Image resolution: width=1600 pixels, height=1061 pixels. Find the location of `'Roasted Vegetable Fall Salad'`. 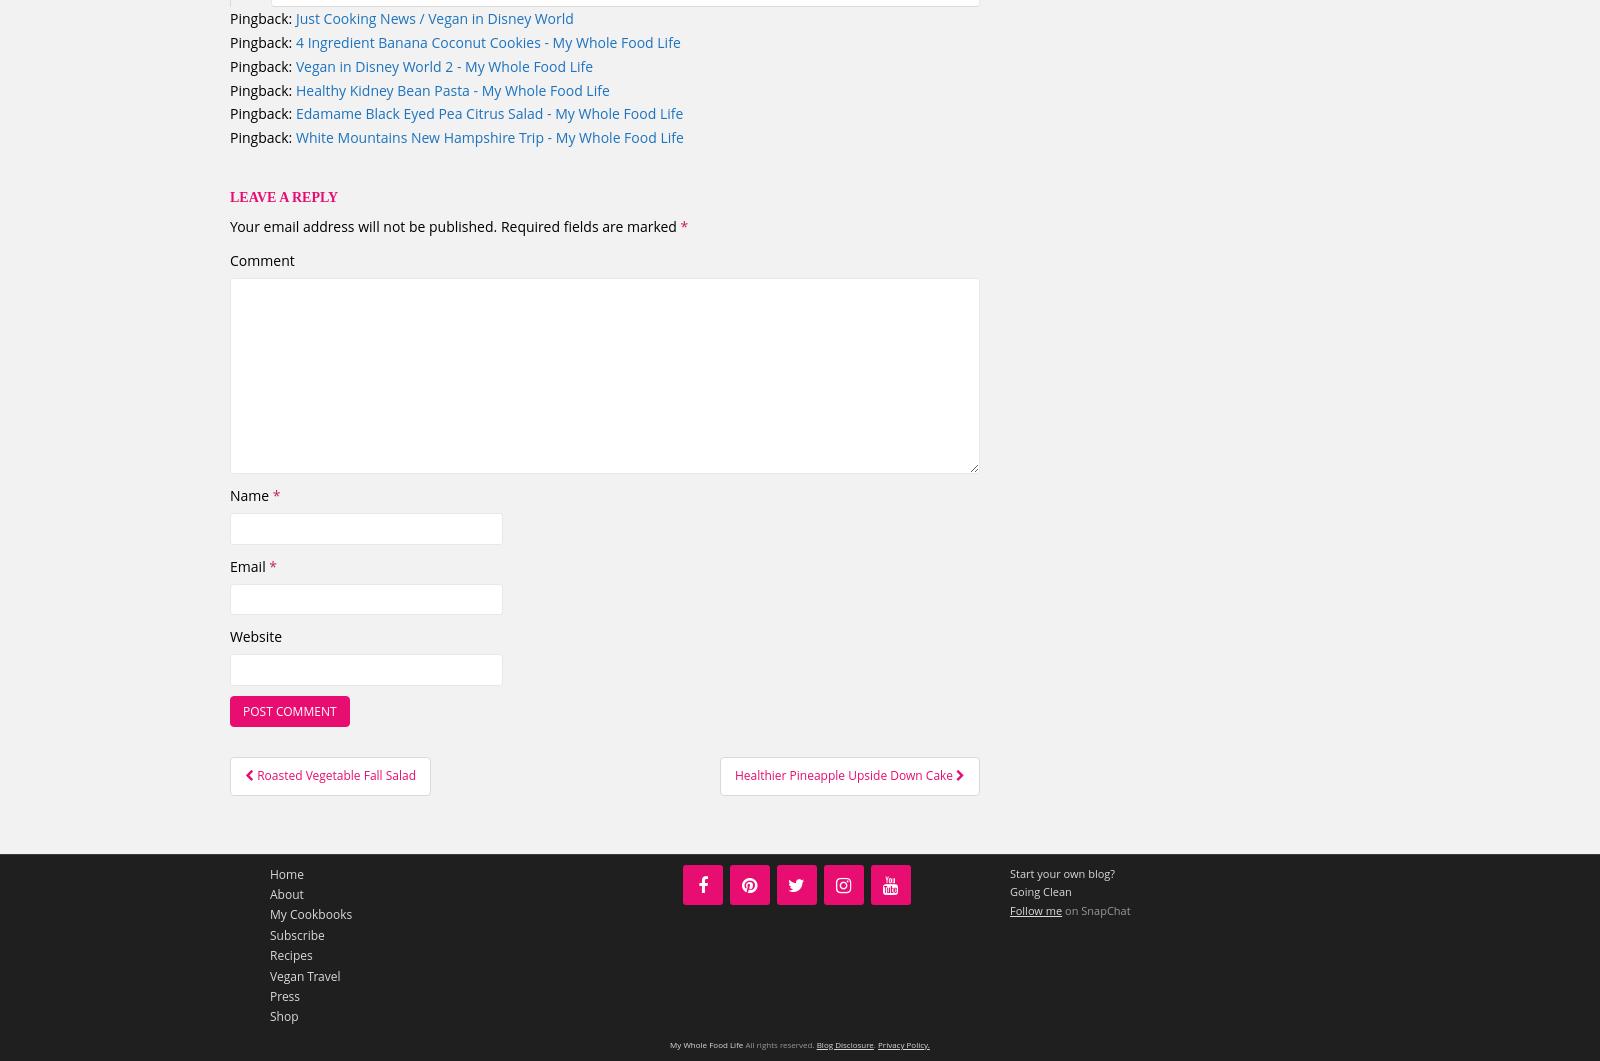

'Roasted Vegetable Fall Salad' is located at coordinates (336, 775).